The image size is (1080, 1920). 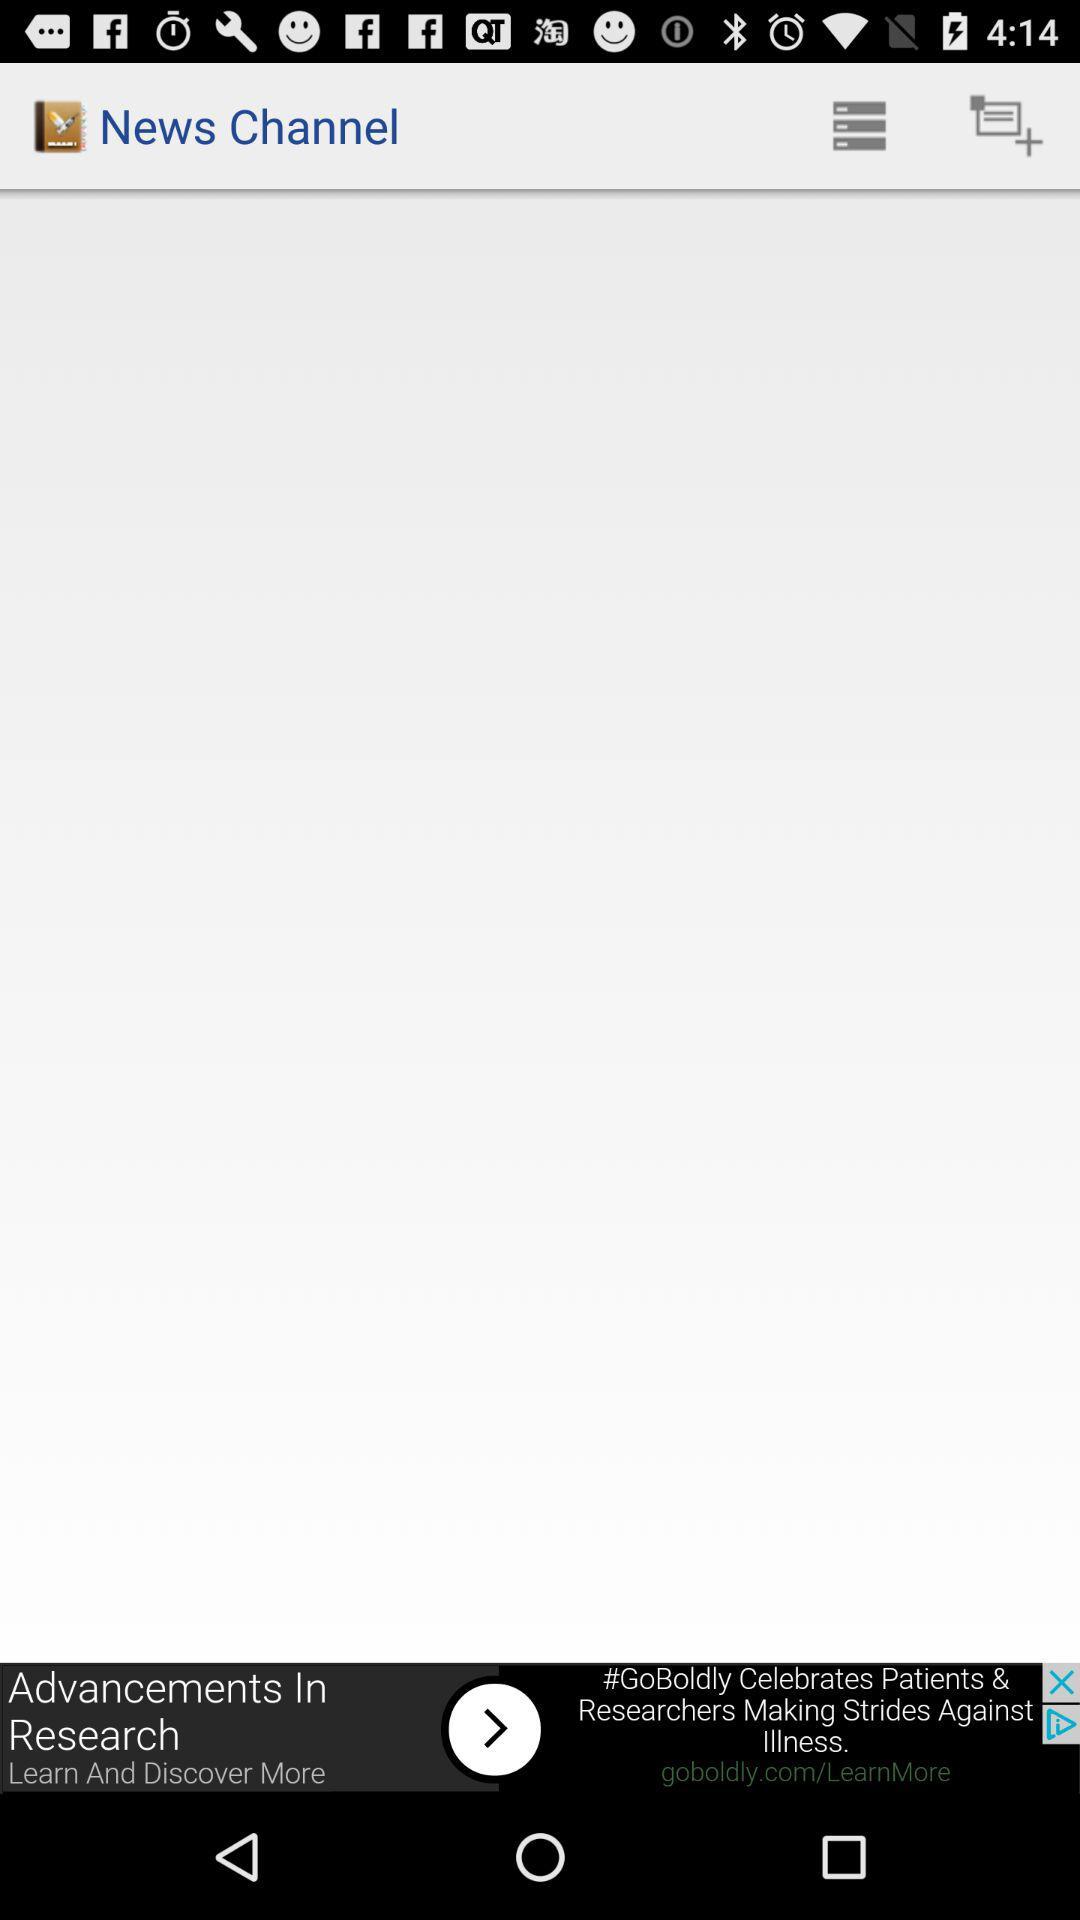 What do you see at coordinates (540, 1727) in the screenshot?
I see `advertisement for research` at bounding box center [540, 1727].